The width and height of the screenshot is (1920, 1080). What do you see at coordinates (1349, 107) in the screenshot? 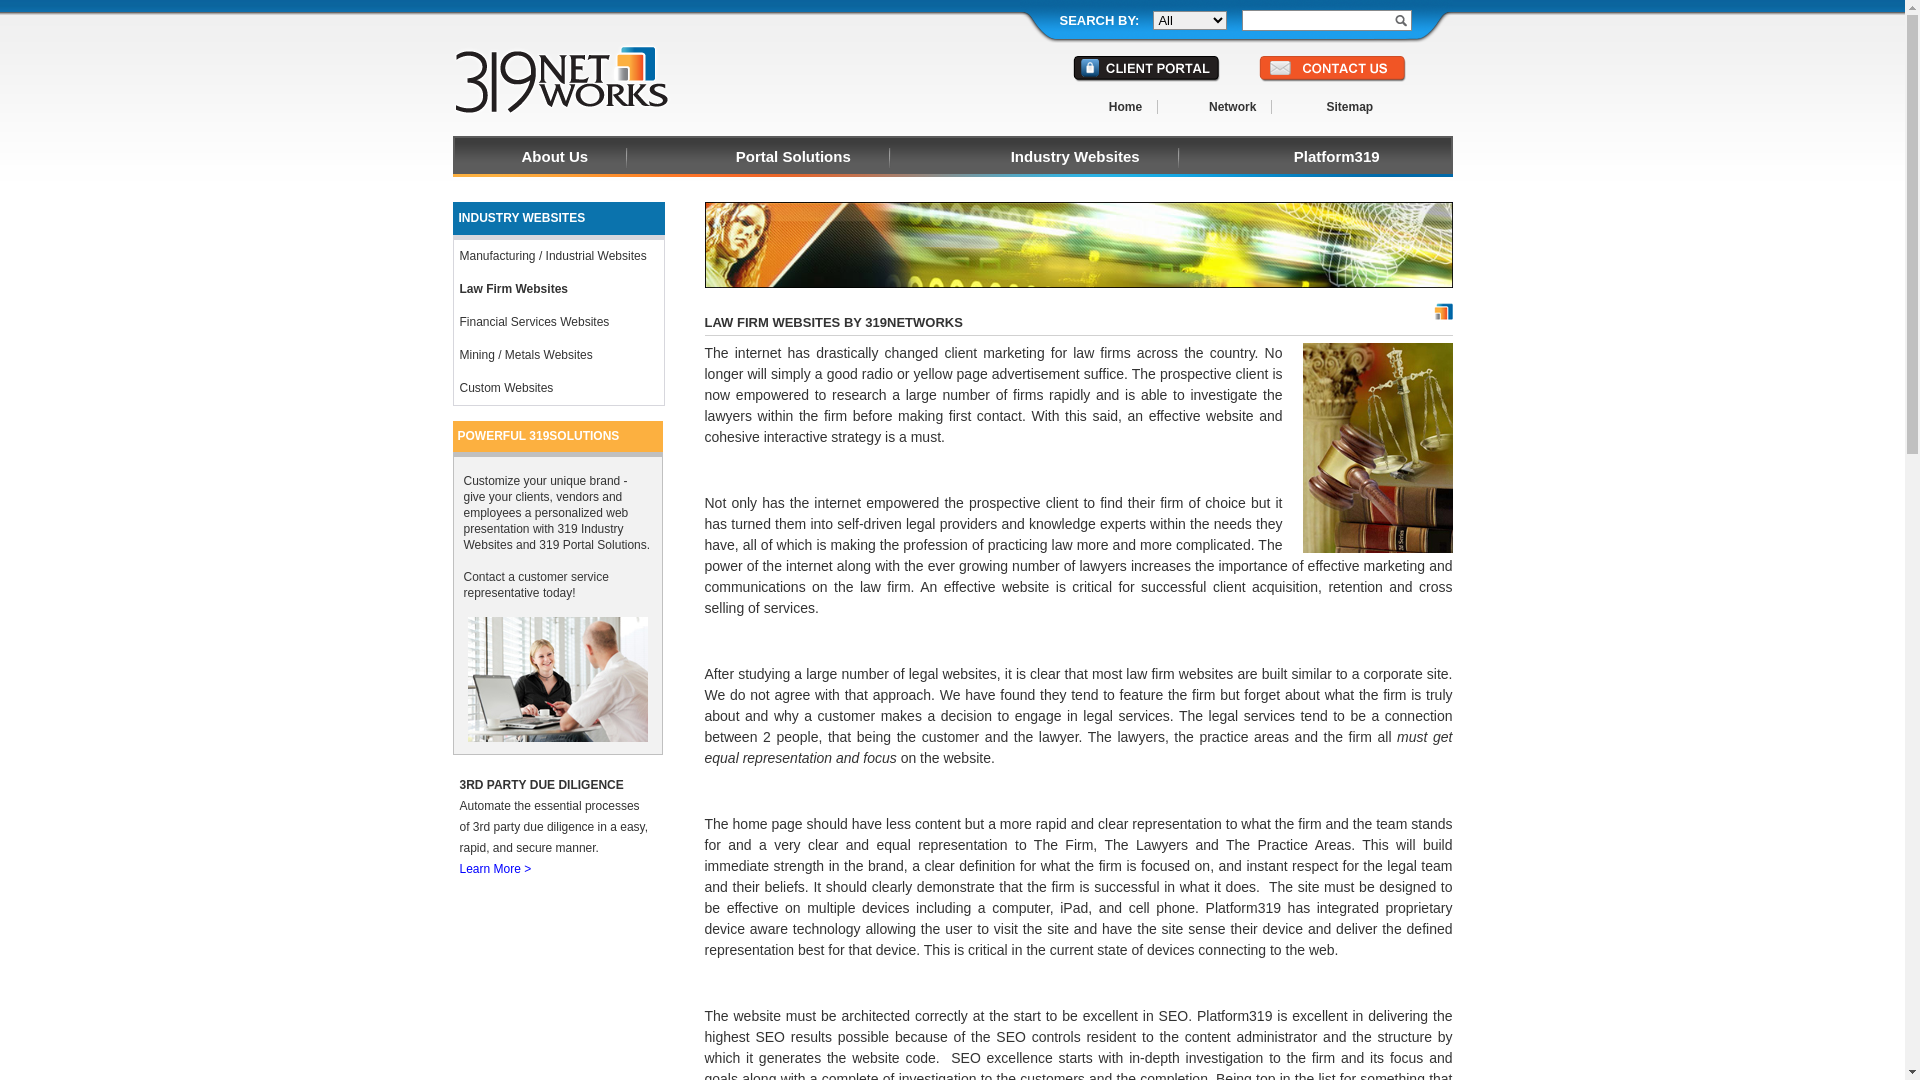
I see `'Sitemap'` at bounding box center [1349, 107].